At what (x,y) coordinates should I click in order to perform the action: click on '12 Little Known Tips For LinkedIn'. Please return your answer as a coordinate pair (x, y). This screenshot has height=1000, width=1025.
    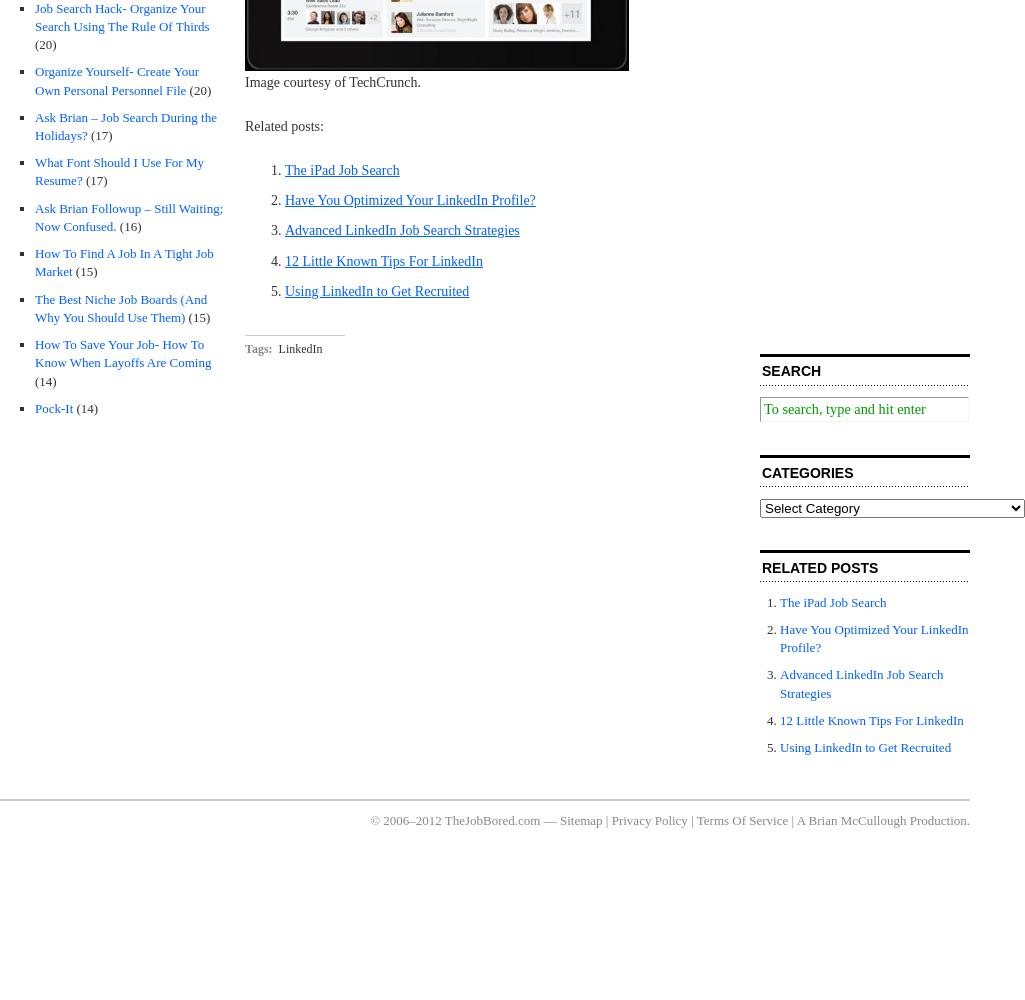
    Looking at the image, I should click on (383, 260).